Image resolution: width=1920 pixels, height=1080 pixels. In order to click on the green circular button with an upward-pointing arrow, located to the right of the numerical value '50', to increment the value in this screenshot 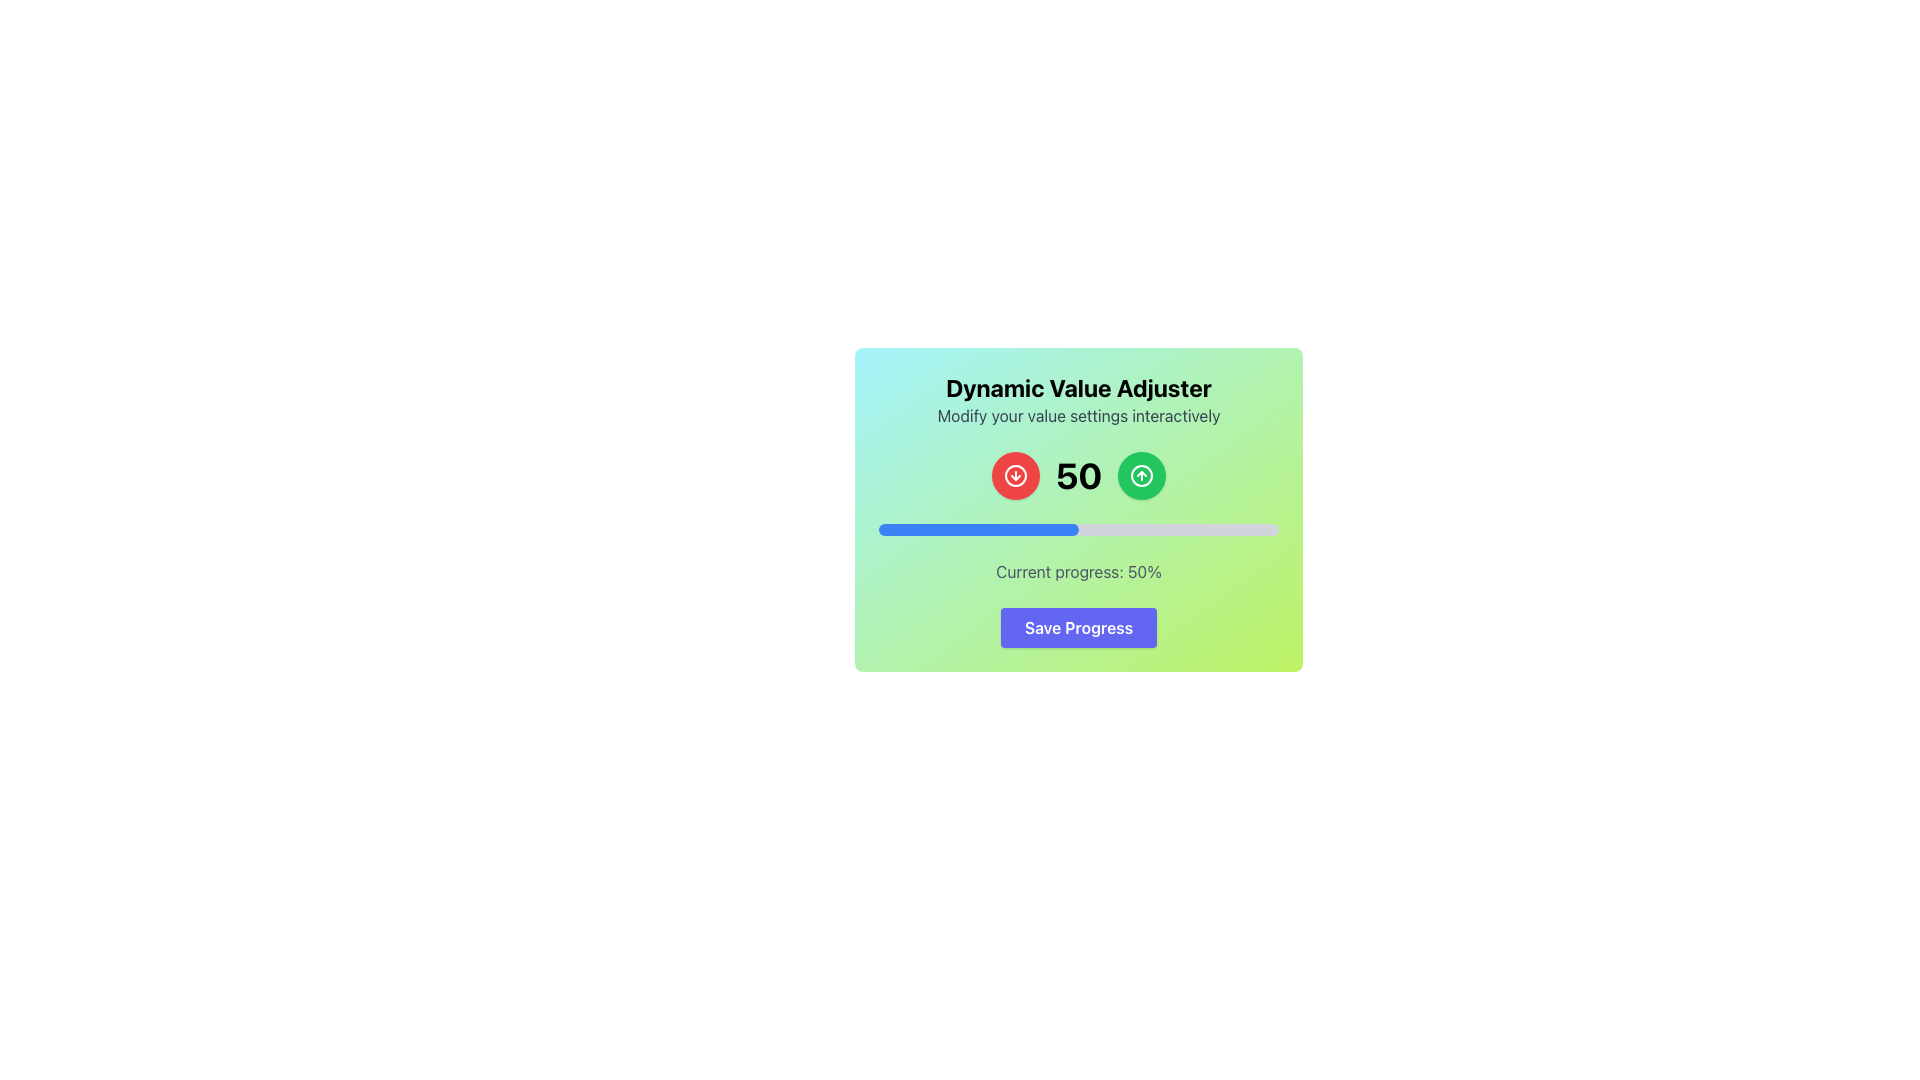, I will do `click(1142, 475)`.